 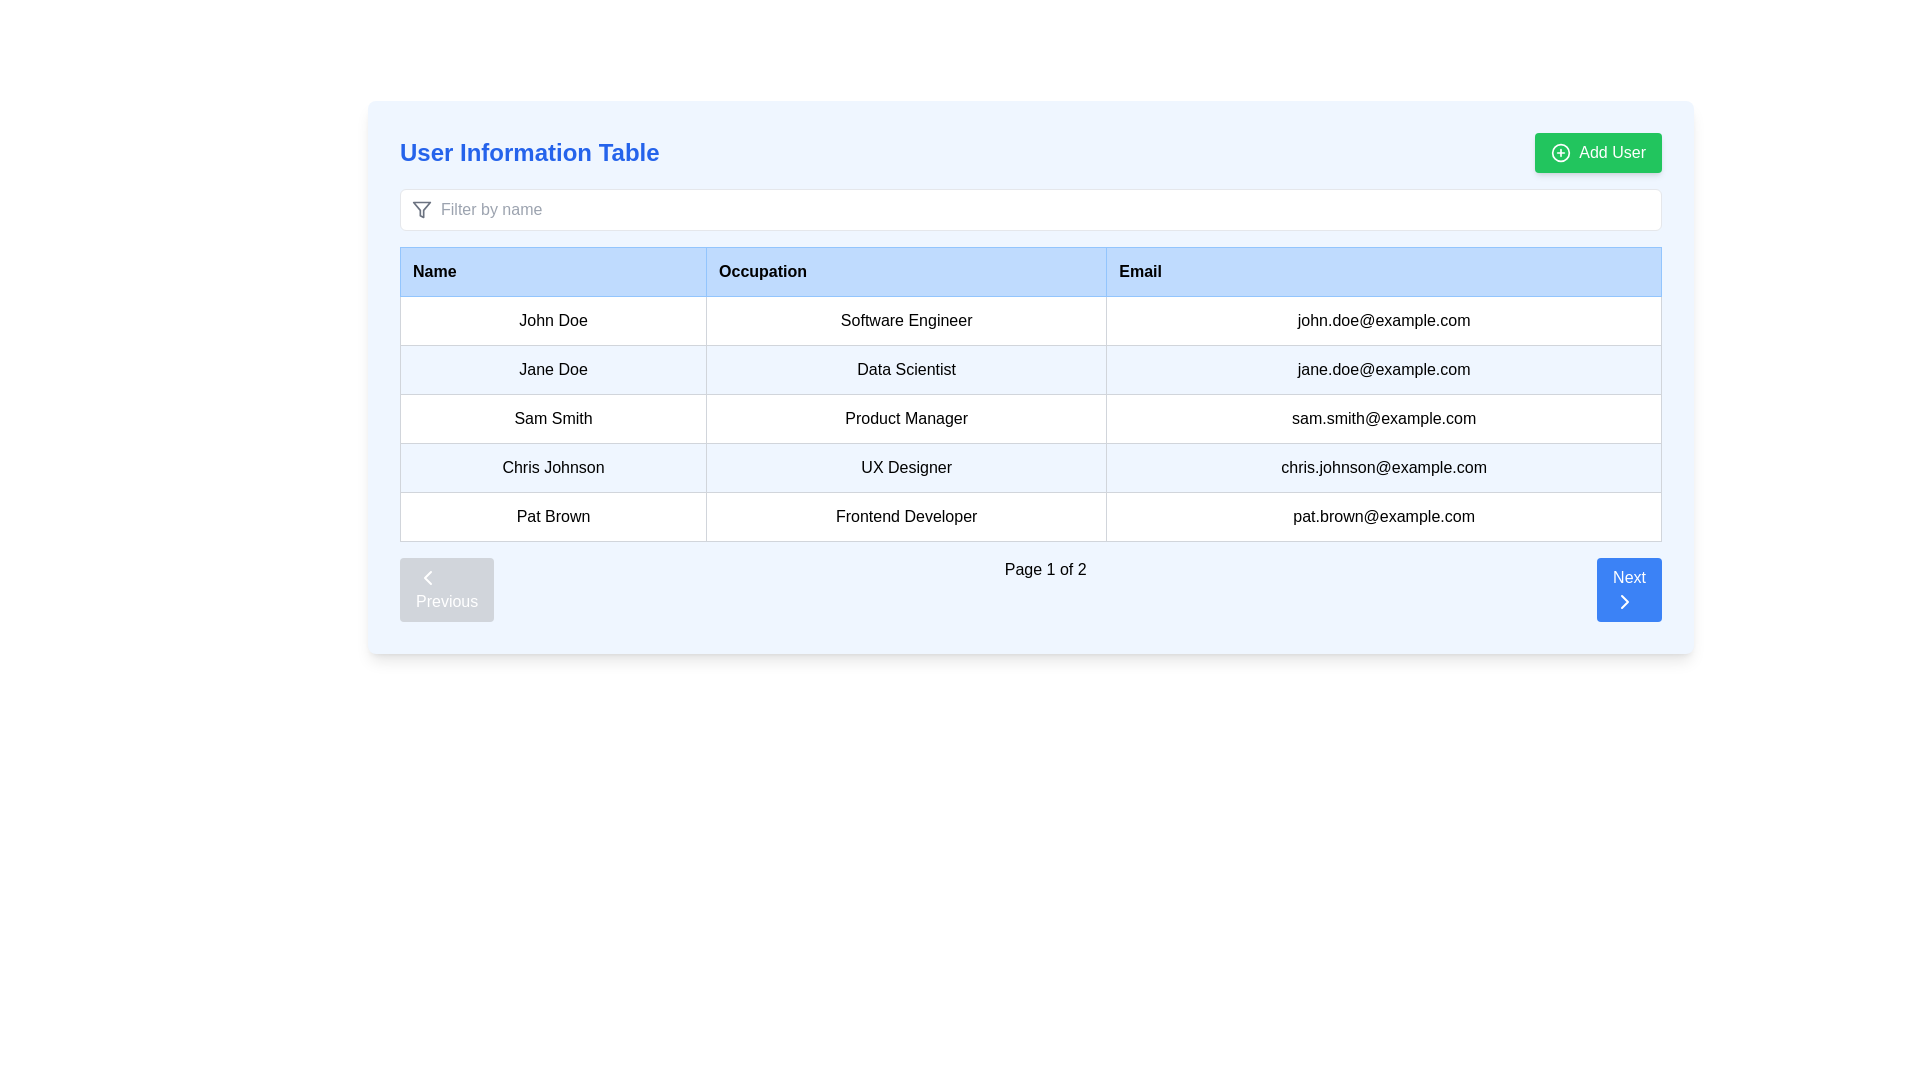 What do you see at coordinates (446, 589) in the screenshot?
I see `the disabled previous page button located at the bottom-left of the pagination section, which is styled in gray to indicate it is currently inactive` at bounding box center [446, 589].